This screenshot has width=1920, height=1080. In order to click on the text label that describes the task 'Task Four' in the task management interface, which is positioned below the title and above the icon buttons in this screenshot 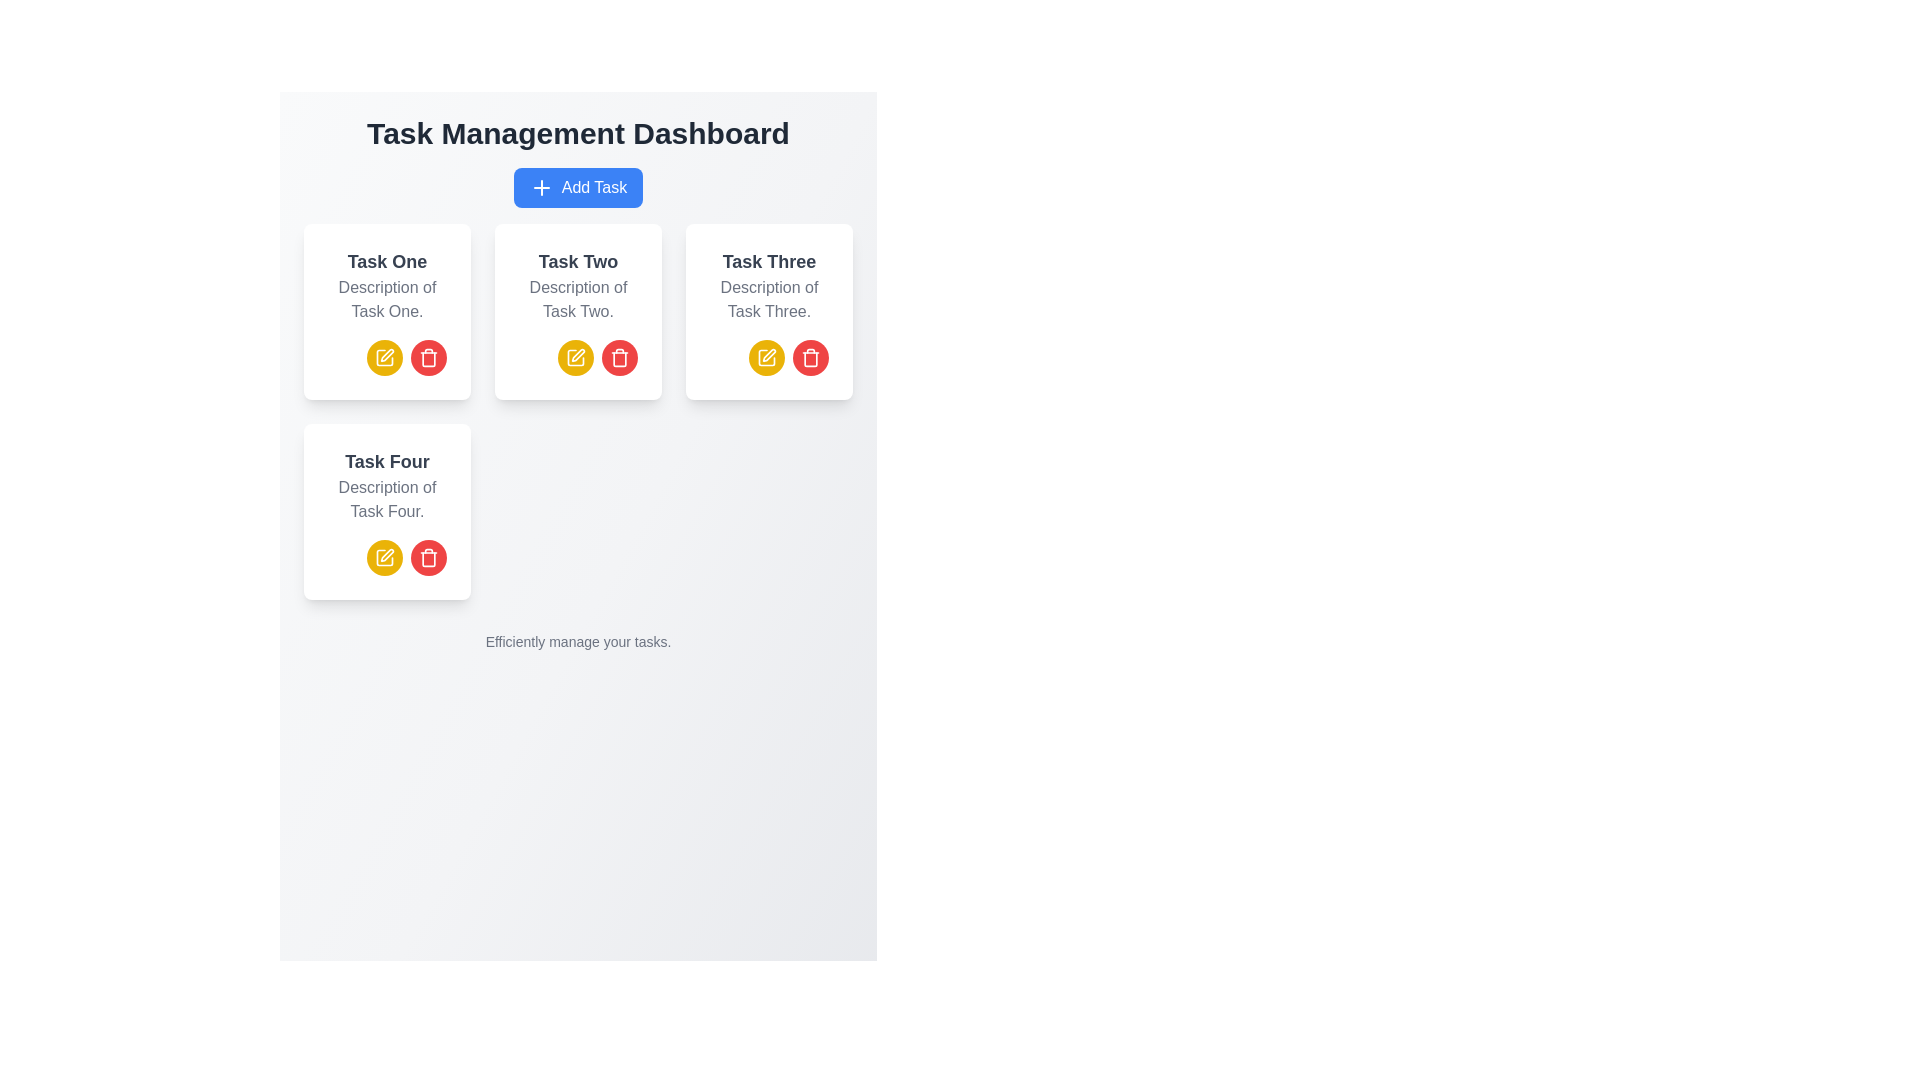, I will do `click(387, 499)`.